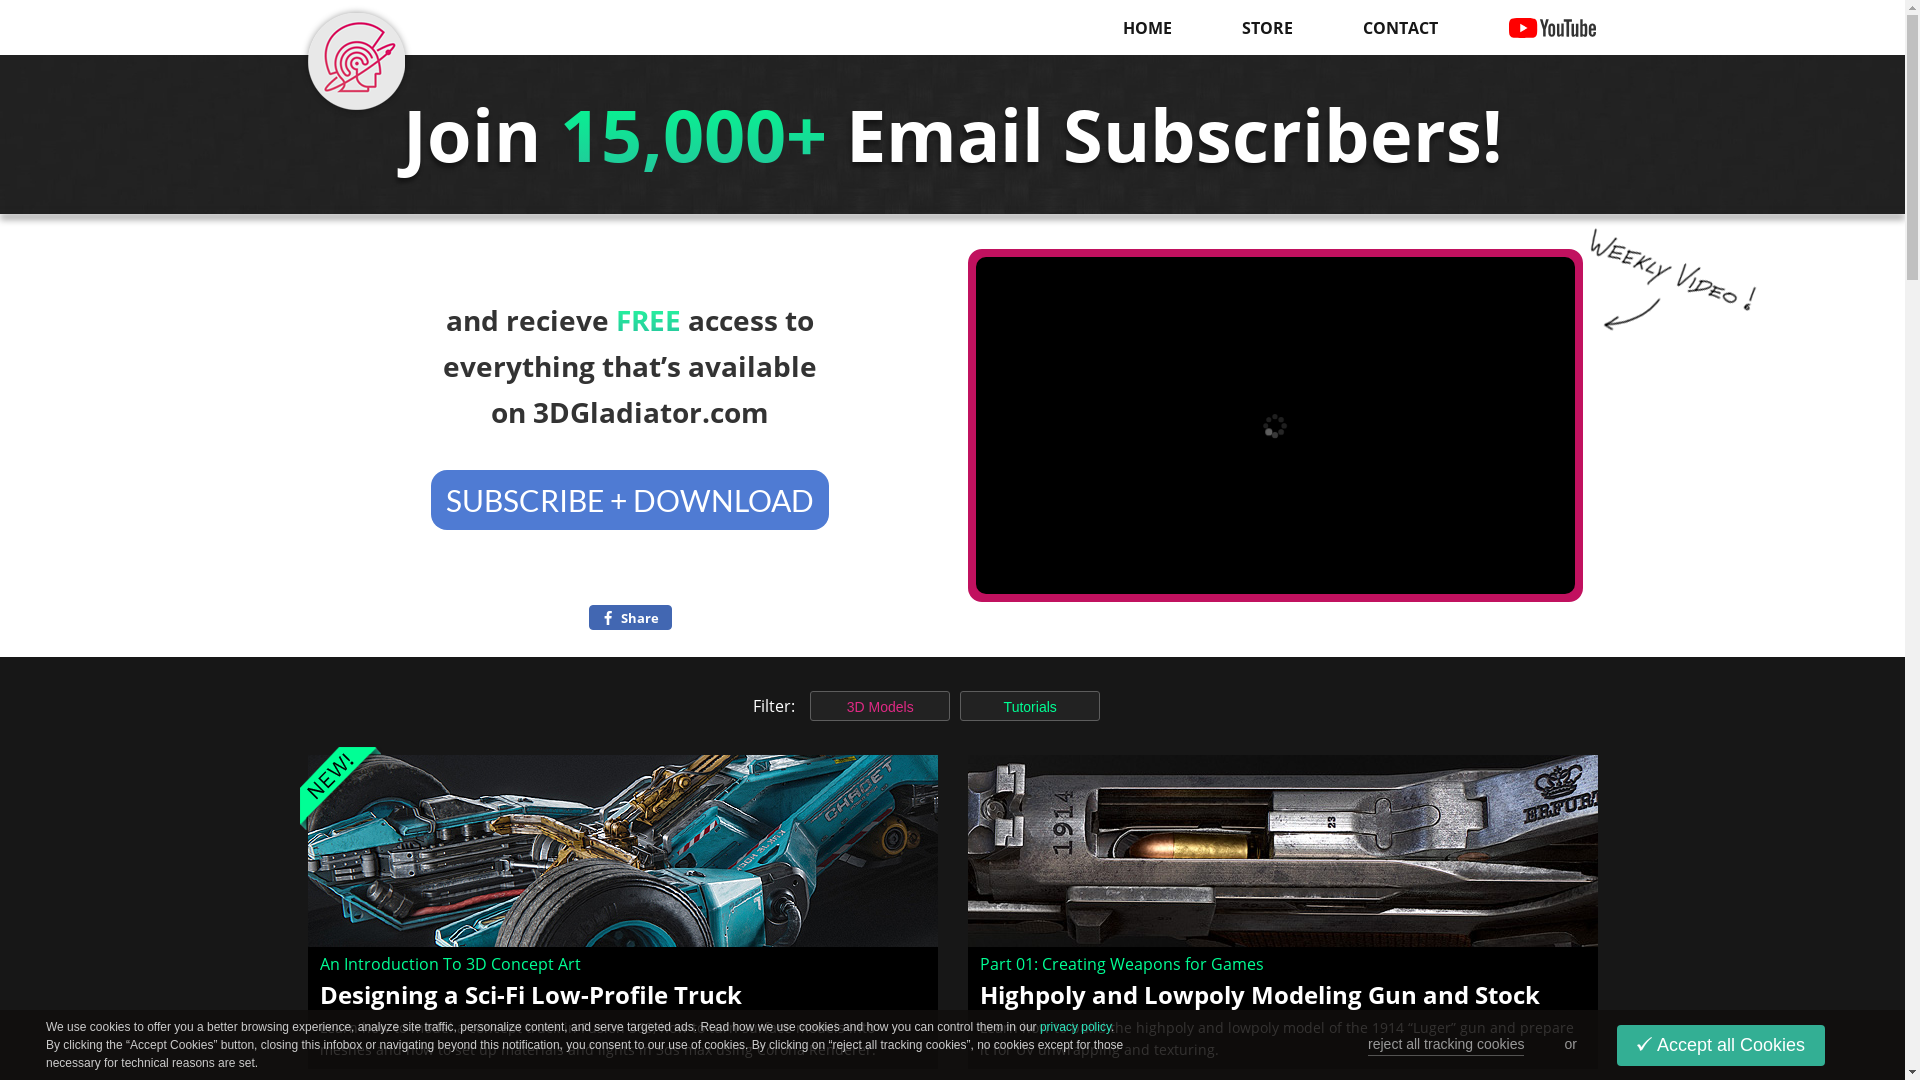 The image size is (1920, 1080). What do you see at coordinates (1241, 27) in the screenshot?
I see `'STORE'` at bounding box center [1241, 27].